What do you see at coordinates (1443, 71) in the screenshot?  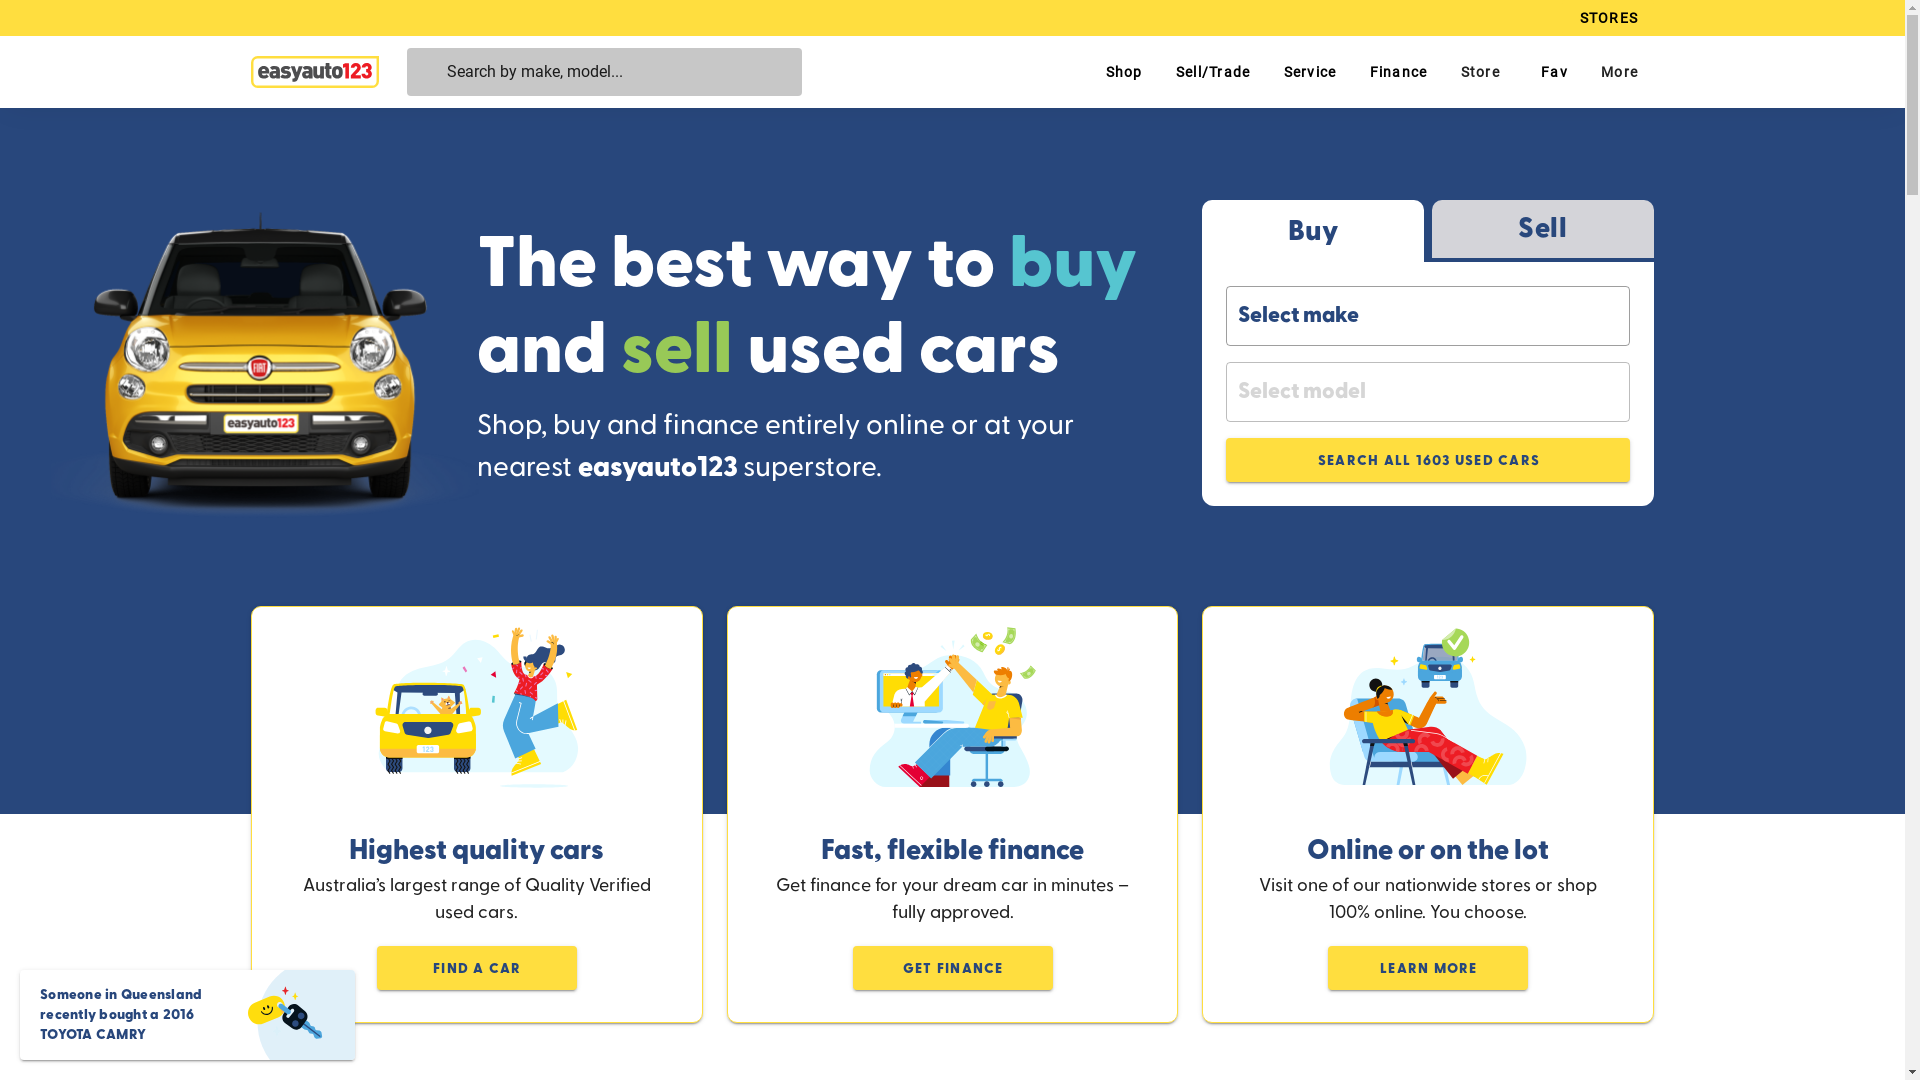 I see `'Store'` at bounding box center [1443, 71].